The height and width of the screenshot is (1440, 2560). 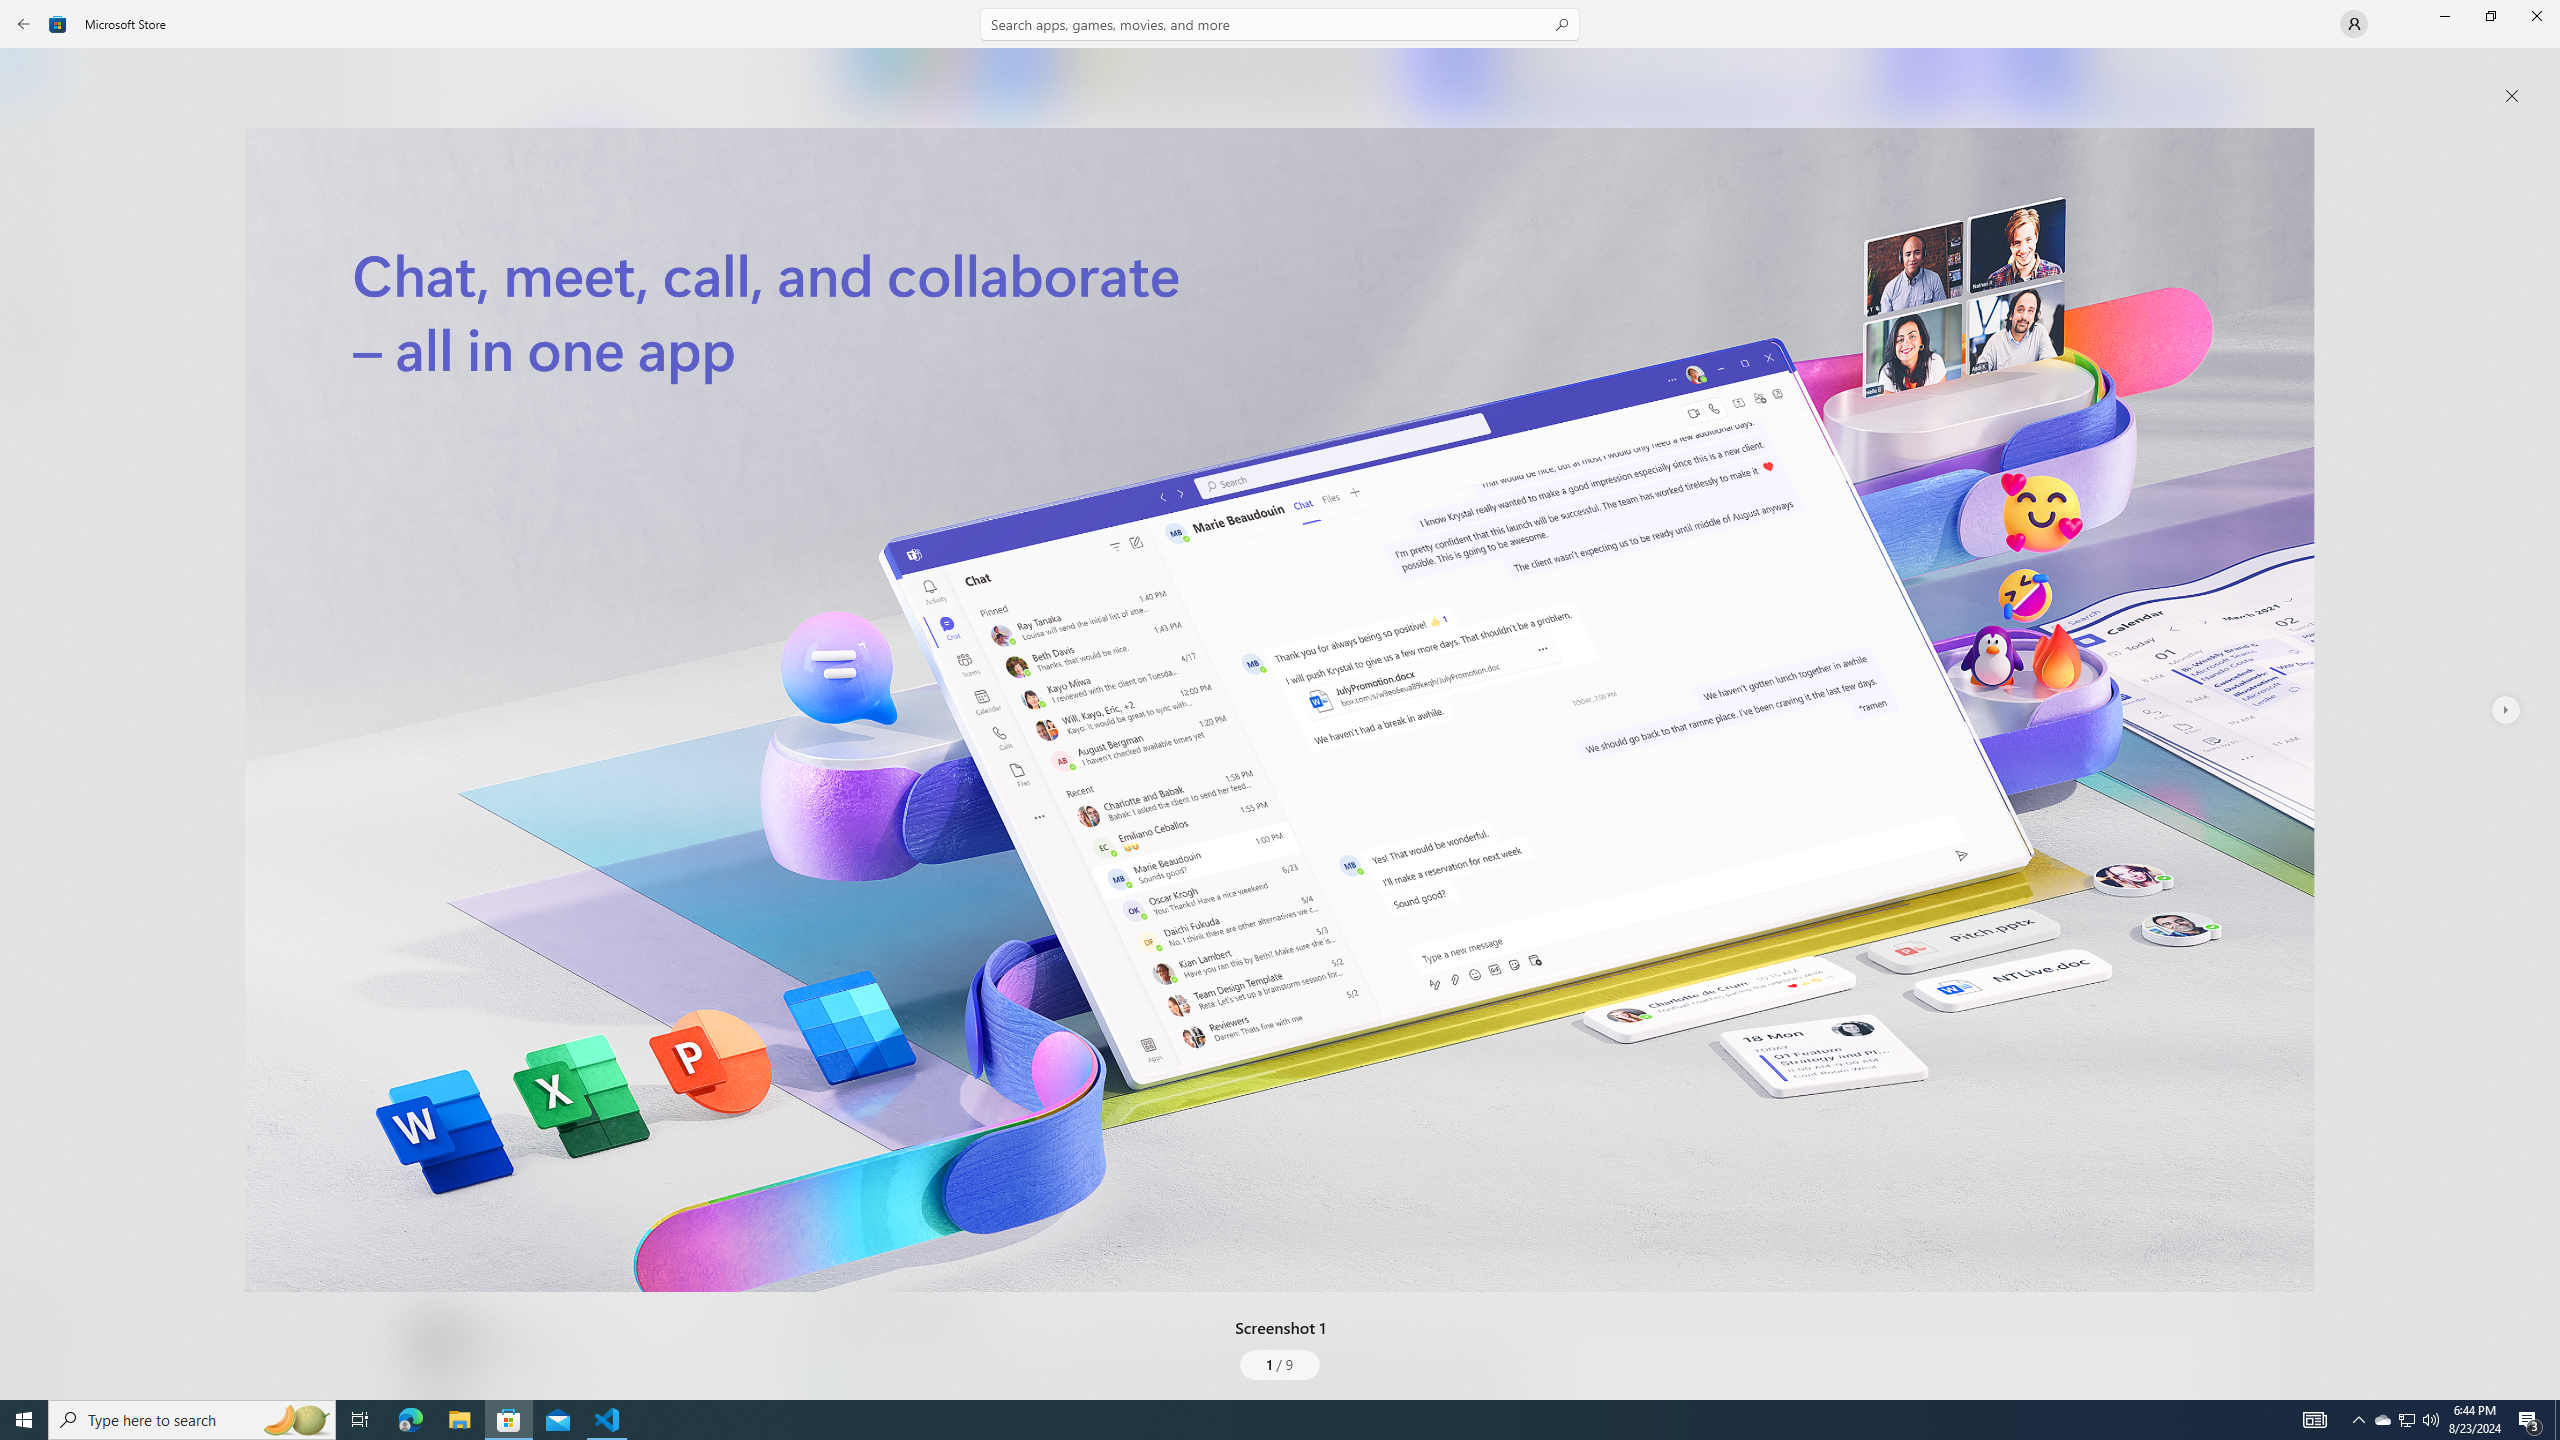 I want to click on 'Search', so click(x=1280, y=23).